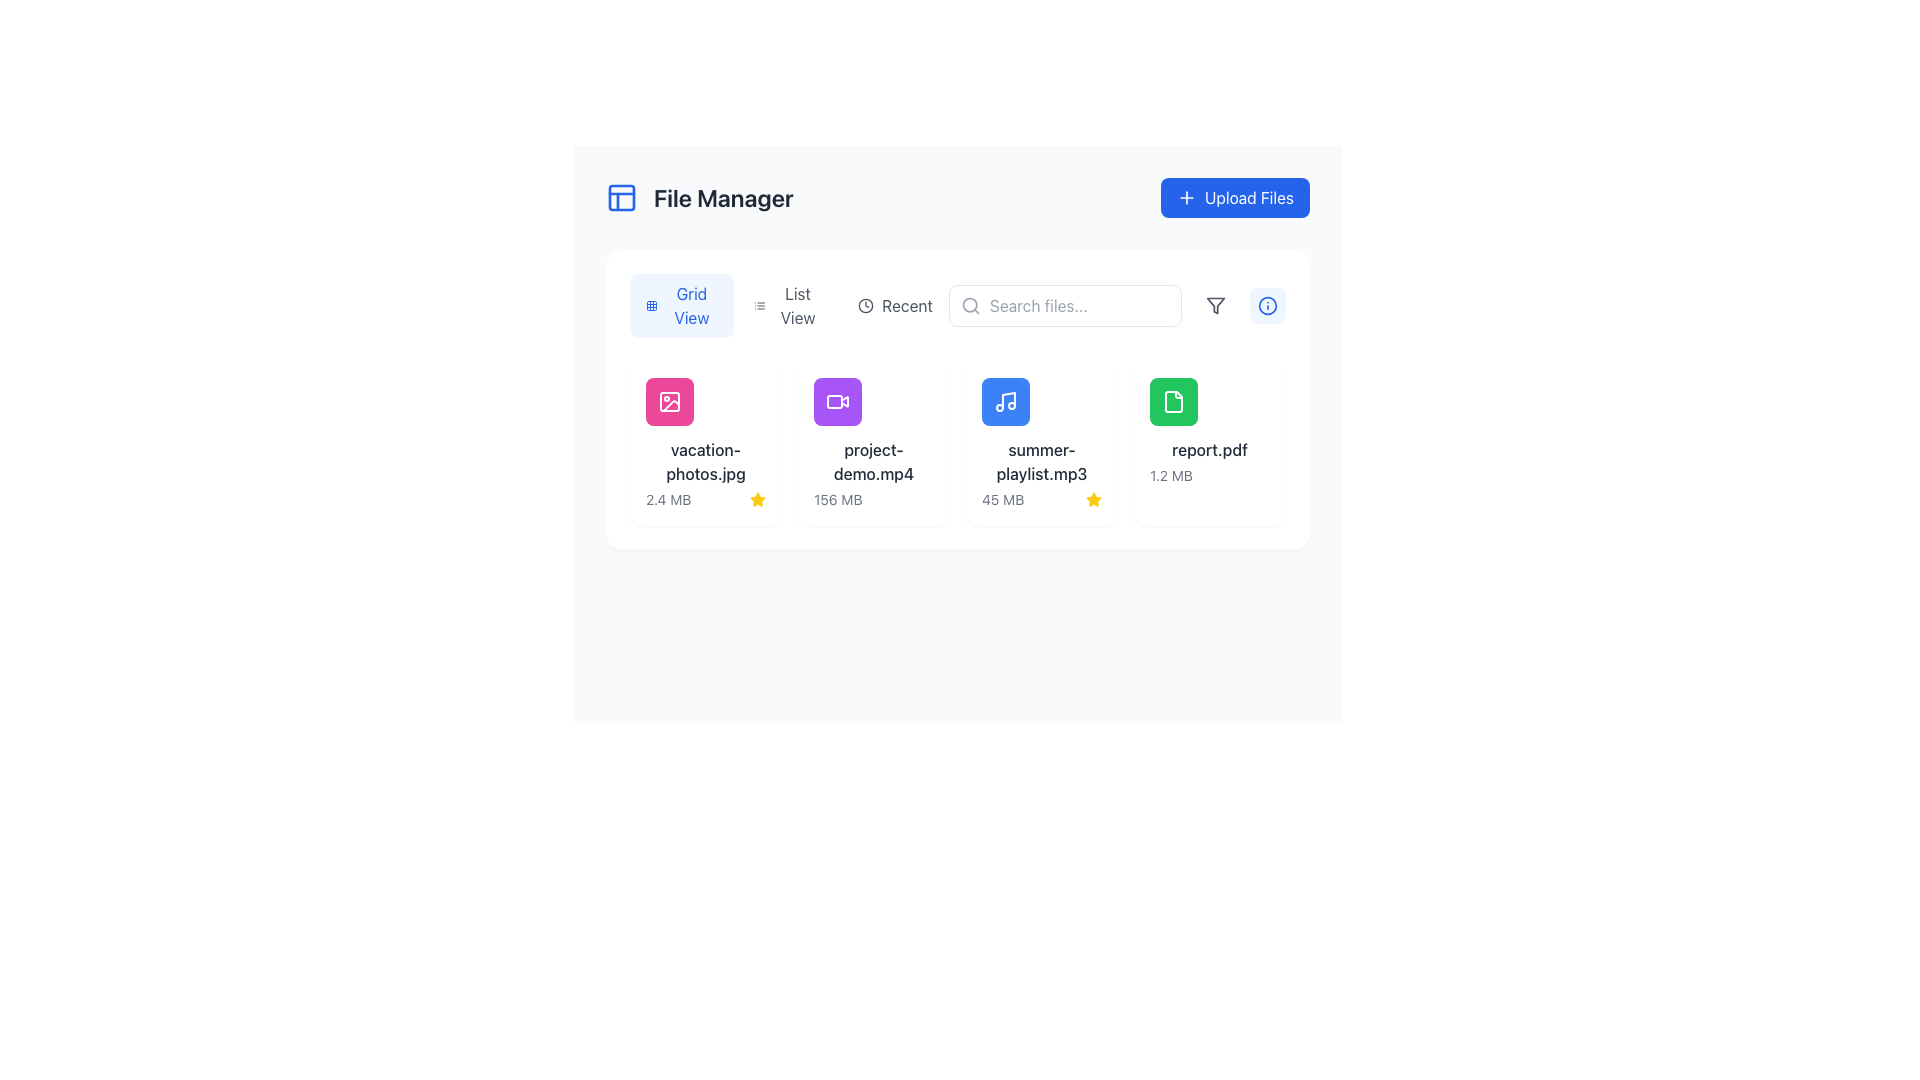  I want to click on the upload button located in the upper-right corner of the 'File Manager' section, so click(1234, 197).